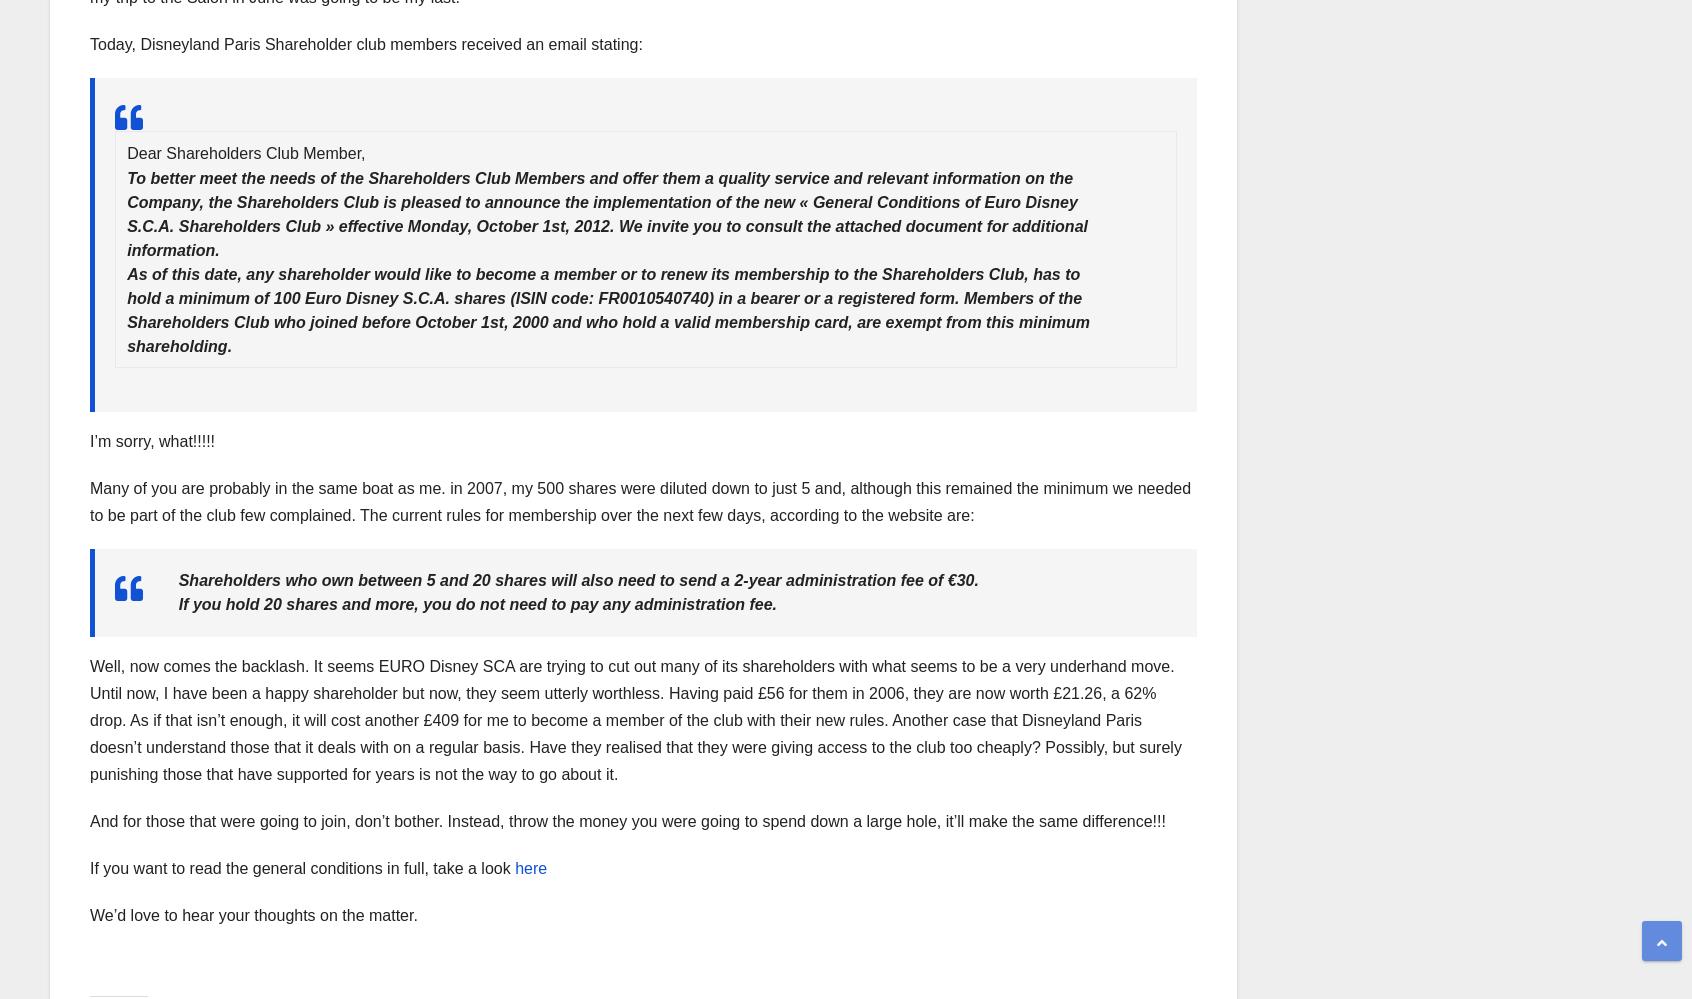 The height and width of the screenshot is (999, 1692). What do you see at coordinates (601, 213) in the screenshot?
I see `'« General Conditions of Euro Disney S.C.A. Shareholders Club »'` at bounding box center [601, 213].